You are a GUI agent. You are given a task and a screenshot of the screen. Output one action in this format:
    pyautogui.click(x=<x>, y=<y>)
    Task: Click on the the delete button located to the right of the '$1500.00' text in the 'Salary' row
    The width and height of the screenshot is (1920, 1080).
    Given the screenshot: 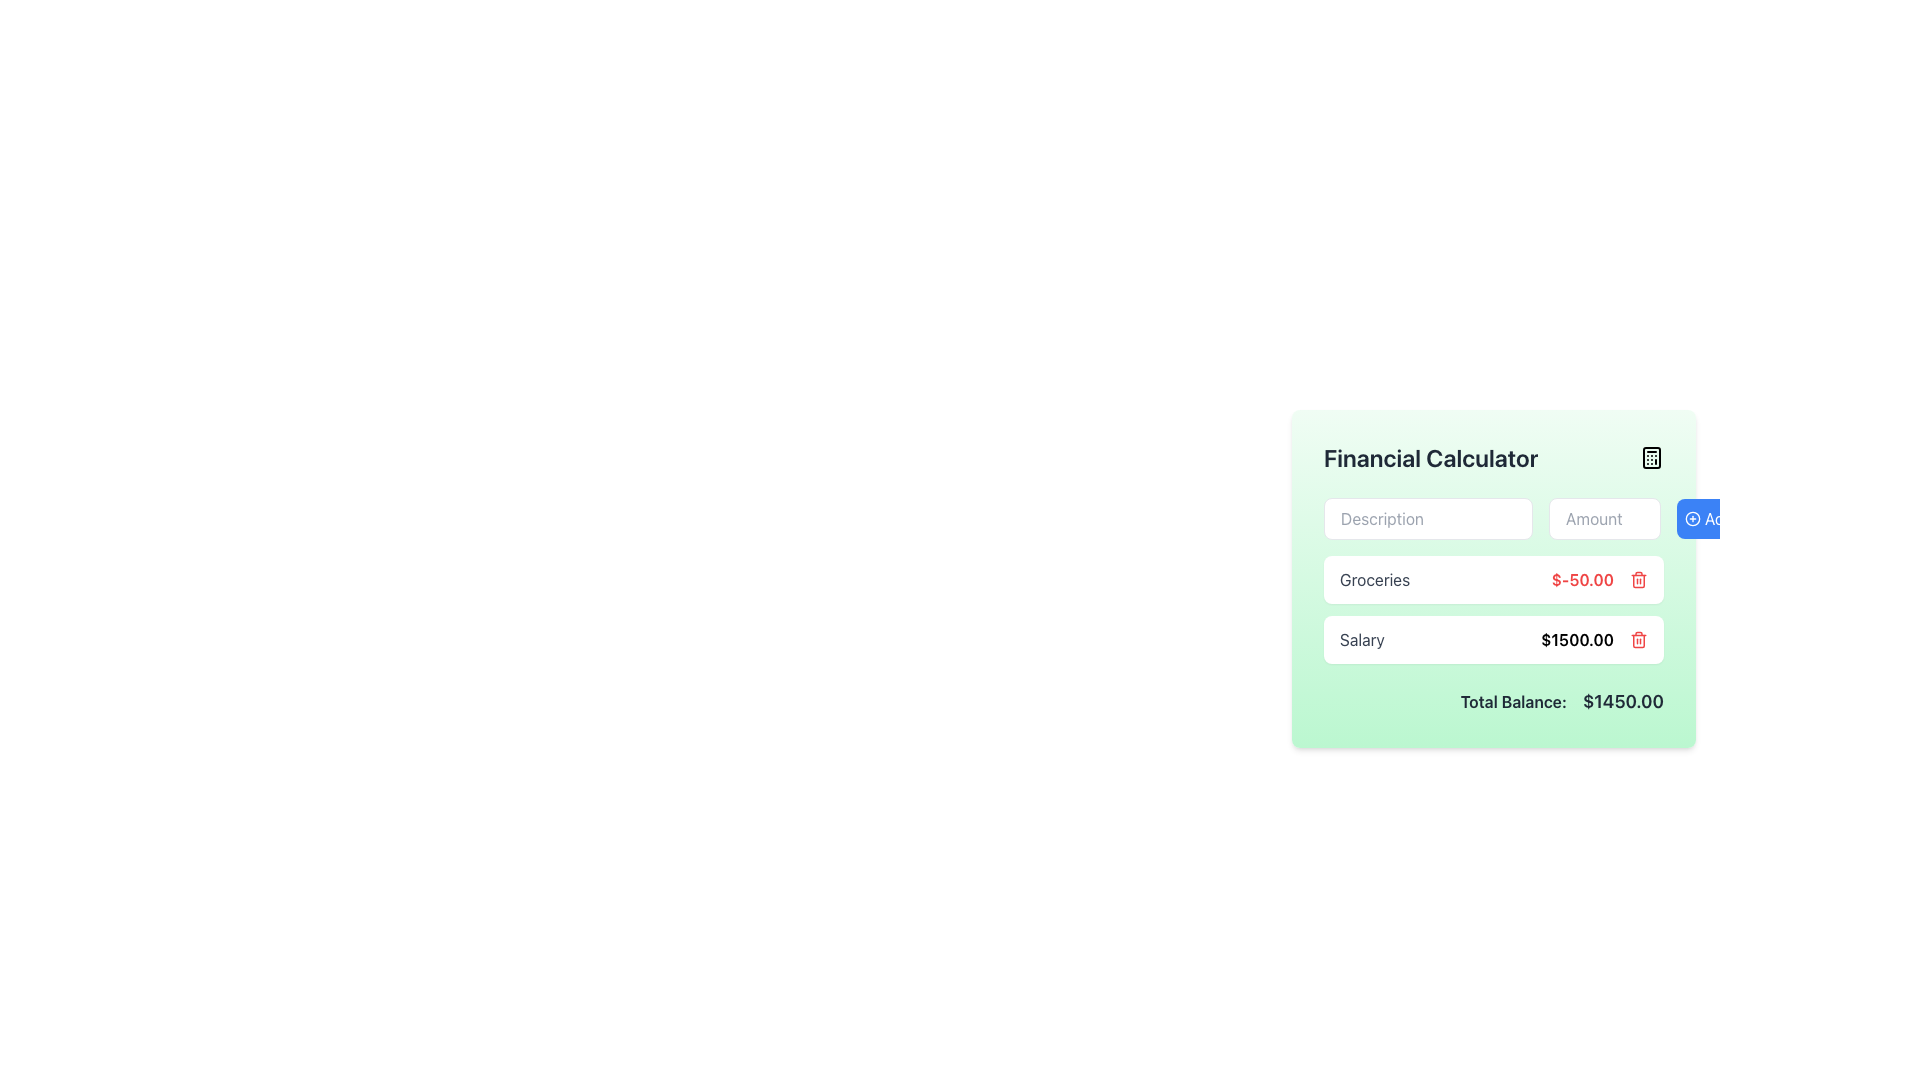 What is the action you would take?
    pyautogui.click(x=1638, y=640)
    